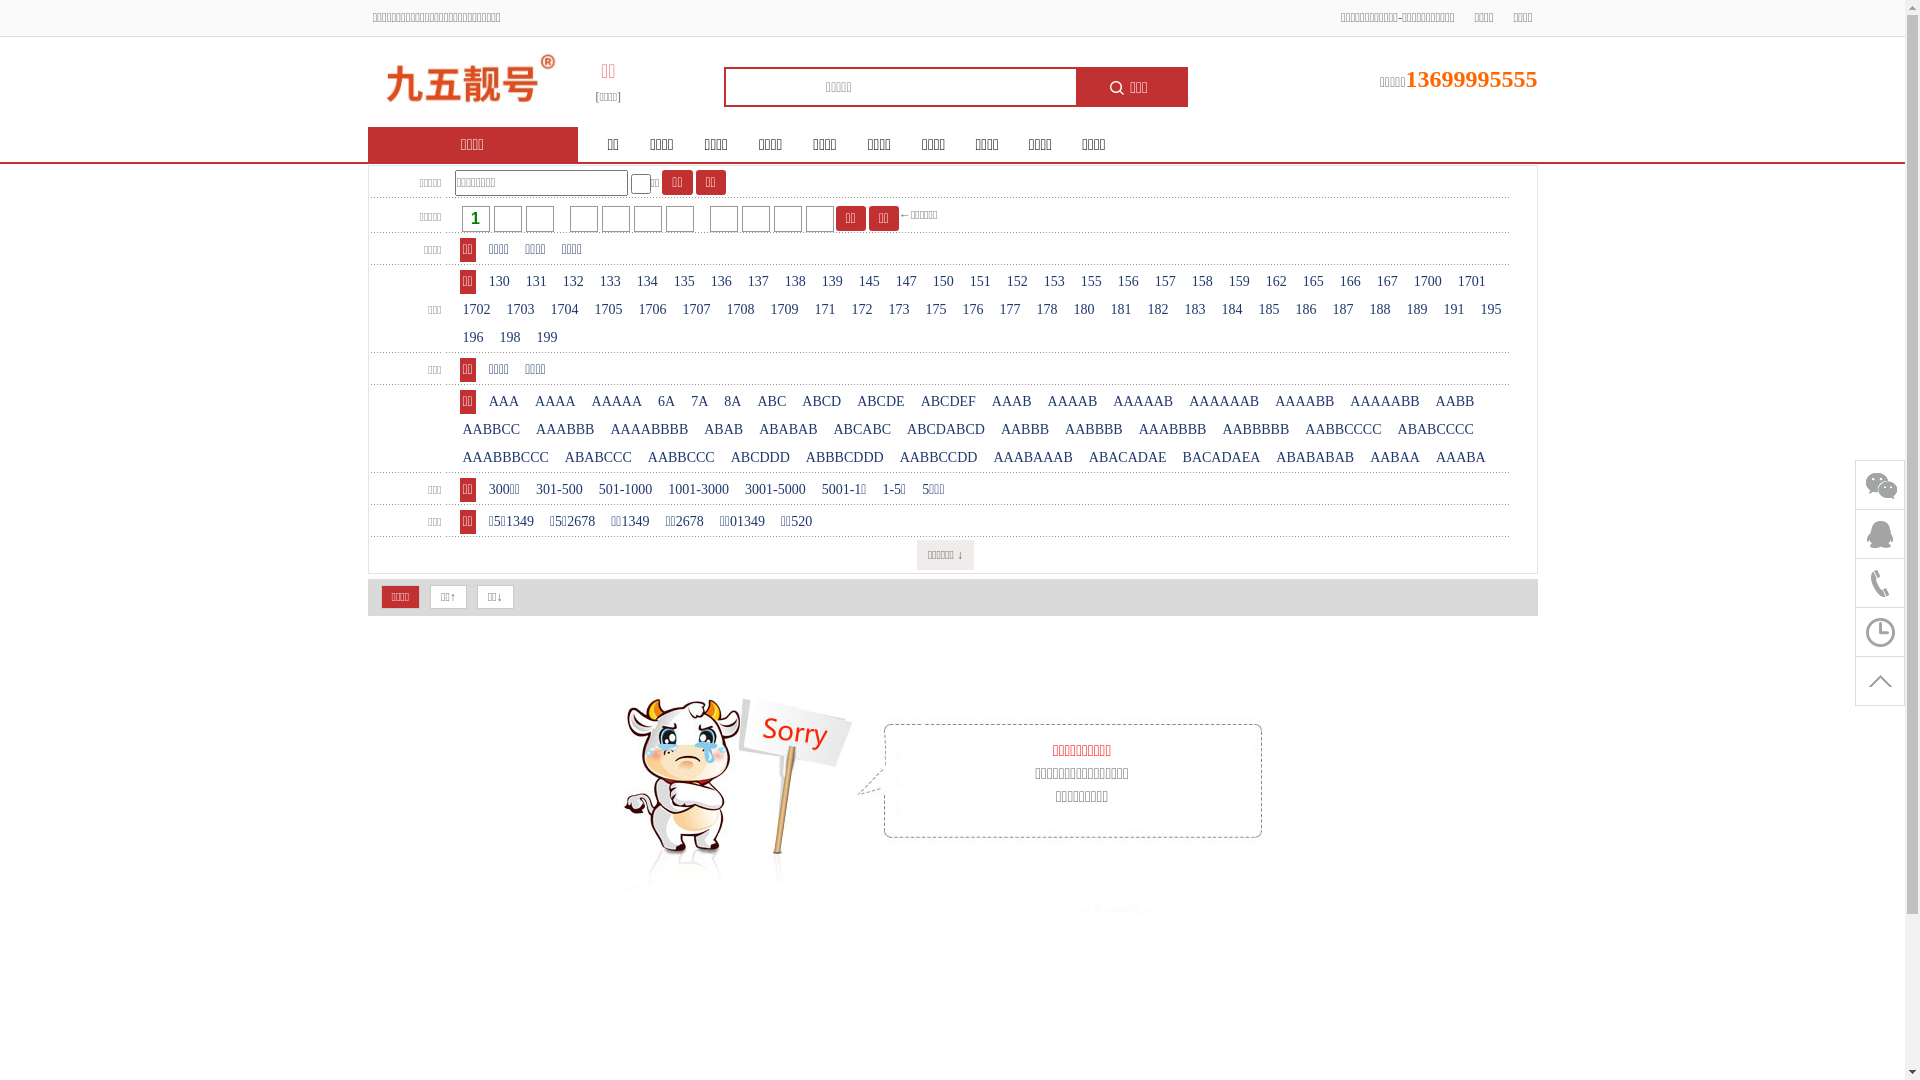 This screenshot has height=1080, width=1920. I want to click on 'AAAAABB', so click(1383, 401).